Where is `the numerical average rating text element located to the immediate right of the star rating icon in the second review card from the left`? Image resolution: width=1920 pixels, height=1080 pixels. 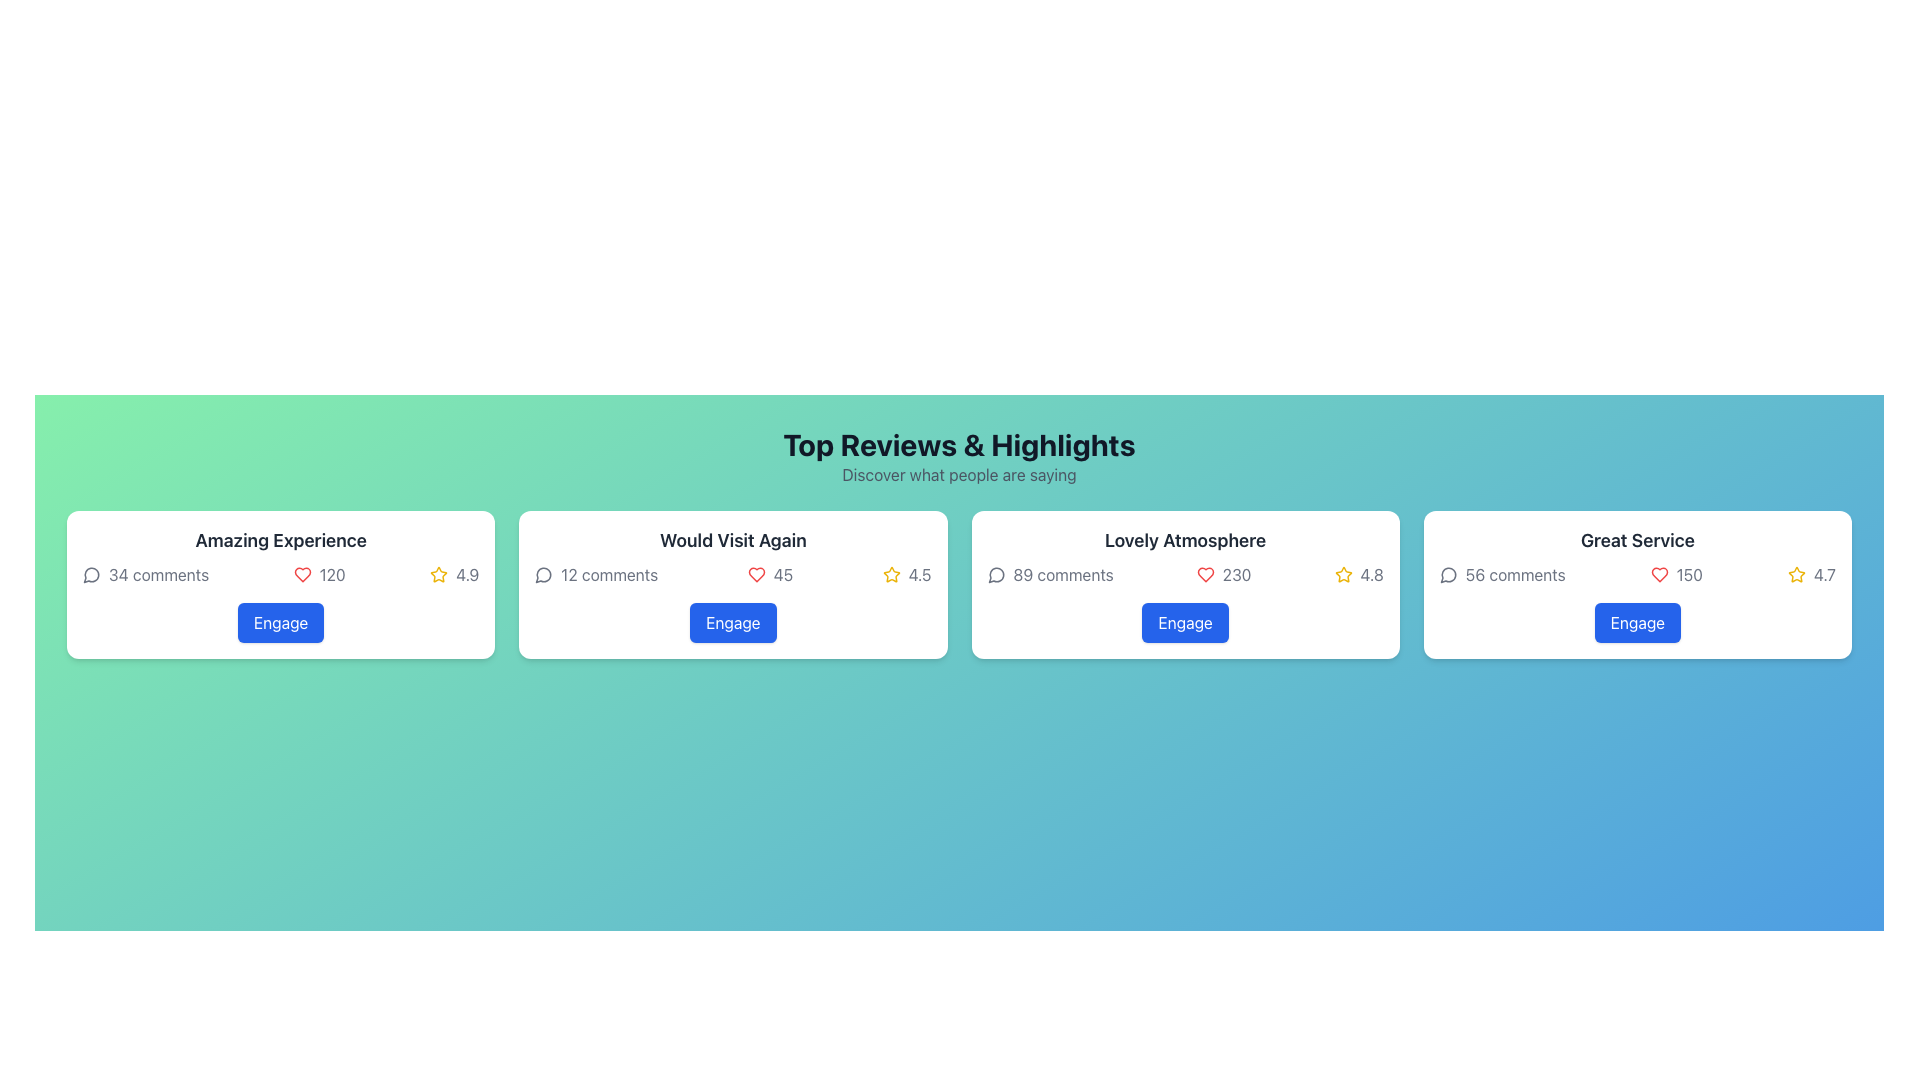
the numerical average rating text element located to the immediate right of the star rating icon in the second review card from the left is located at coordinates (919, 574).